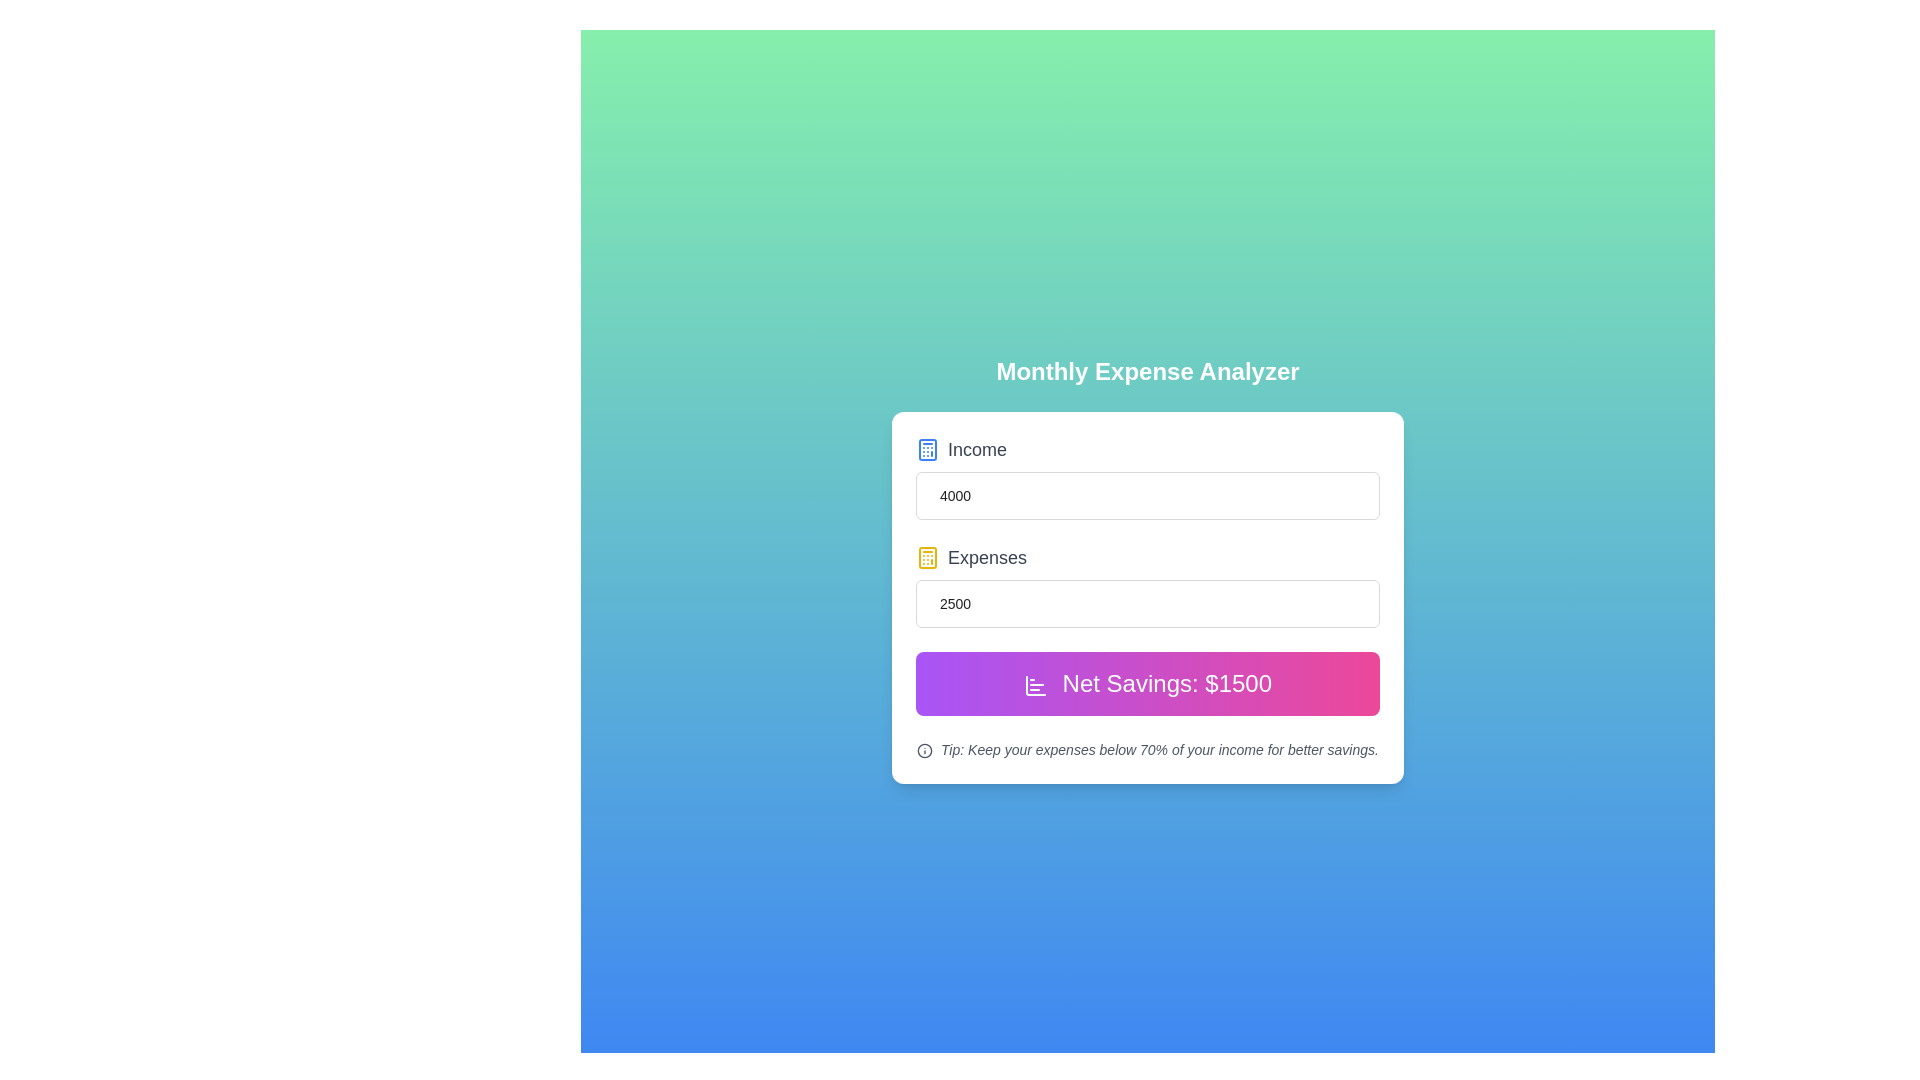  Describe the element at coordinates (1035, 684) in the screenshot. I see `the rectangular icon resembling a bar chart, which is positioned to the left of the 'Net Savings' label on the purple button` at that location.